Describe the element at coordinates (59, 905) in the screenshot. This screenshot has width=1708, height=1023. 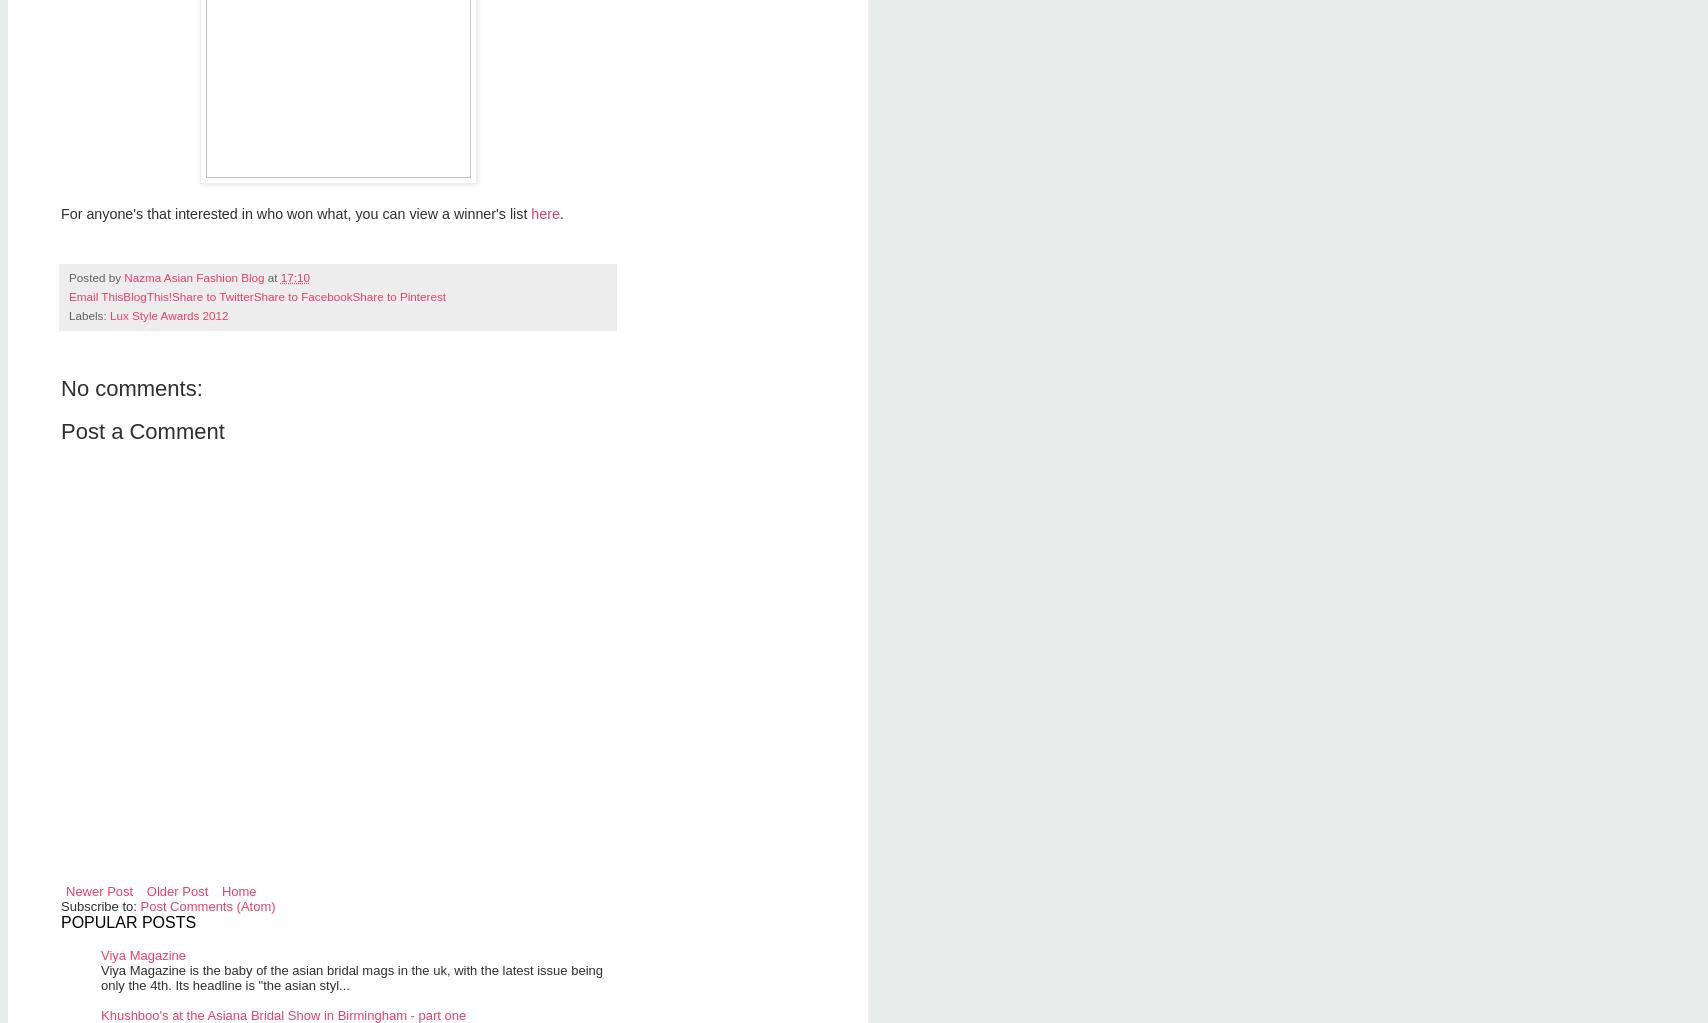
I see `'Subscribe to:'` at that location.